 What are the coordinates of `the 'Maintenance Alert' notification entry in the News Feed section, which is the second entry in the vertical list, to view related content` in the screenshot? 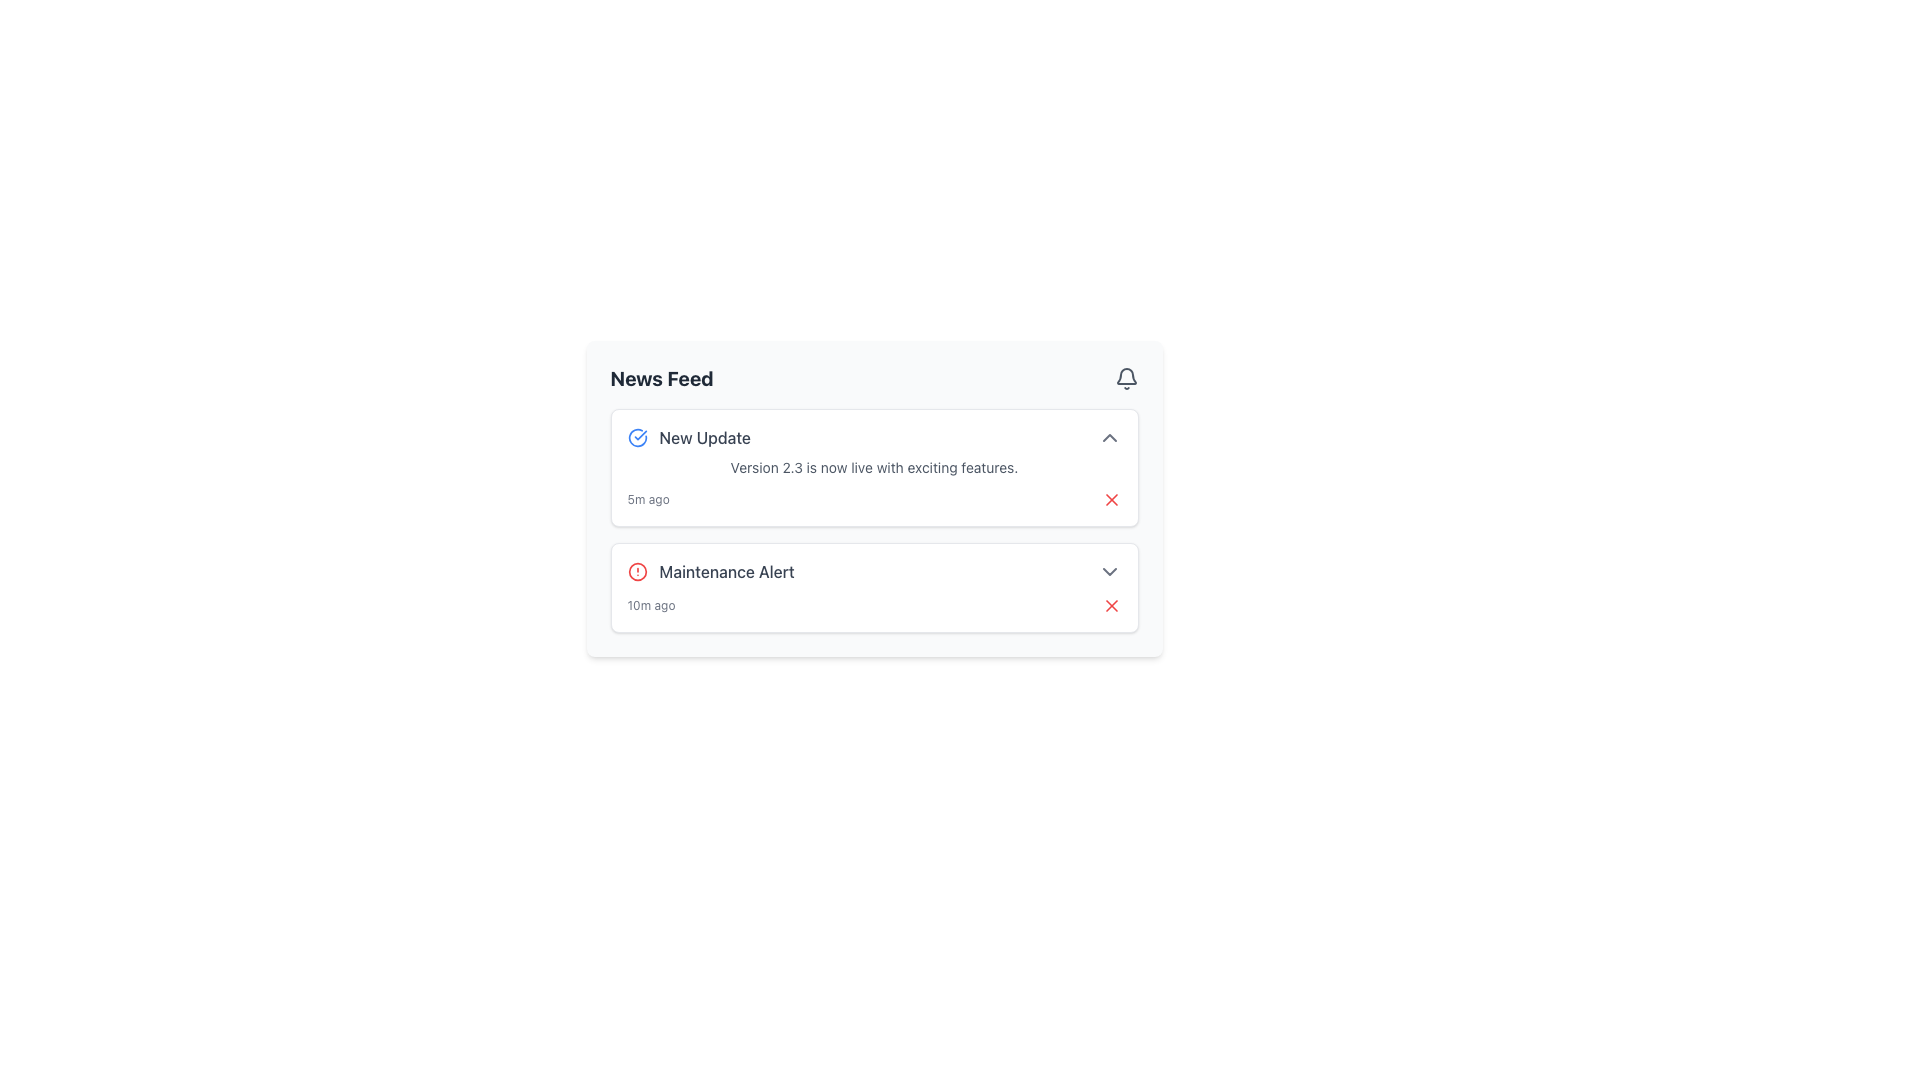 It's located at (874, 571).